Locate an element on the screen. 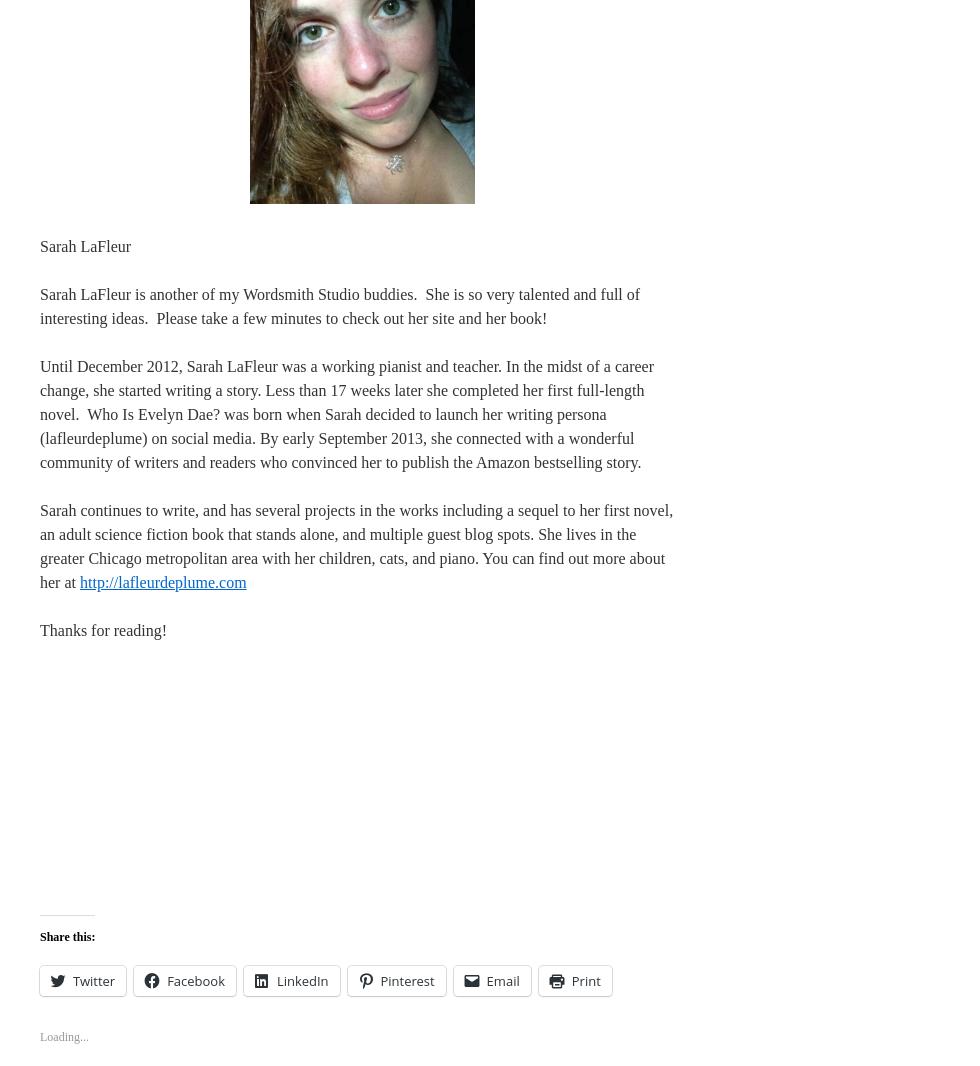 Image resolution: width=980 pixels, height=1066 pixels. 'Loading...' is located at coordinates (64, 1036).